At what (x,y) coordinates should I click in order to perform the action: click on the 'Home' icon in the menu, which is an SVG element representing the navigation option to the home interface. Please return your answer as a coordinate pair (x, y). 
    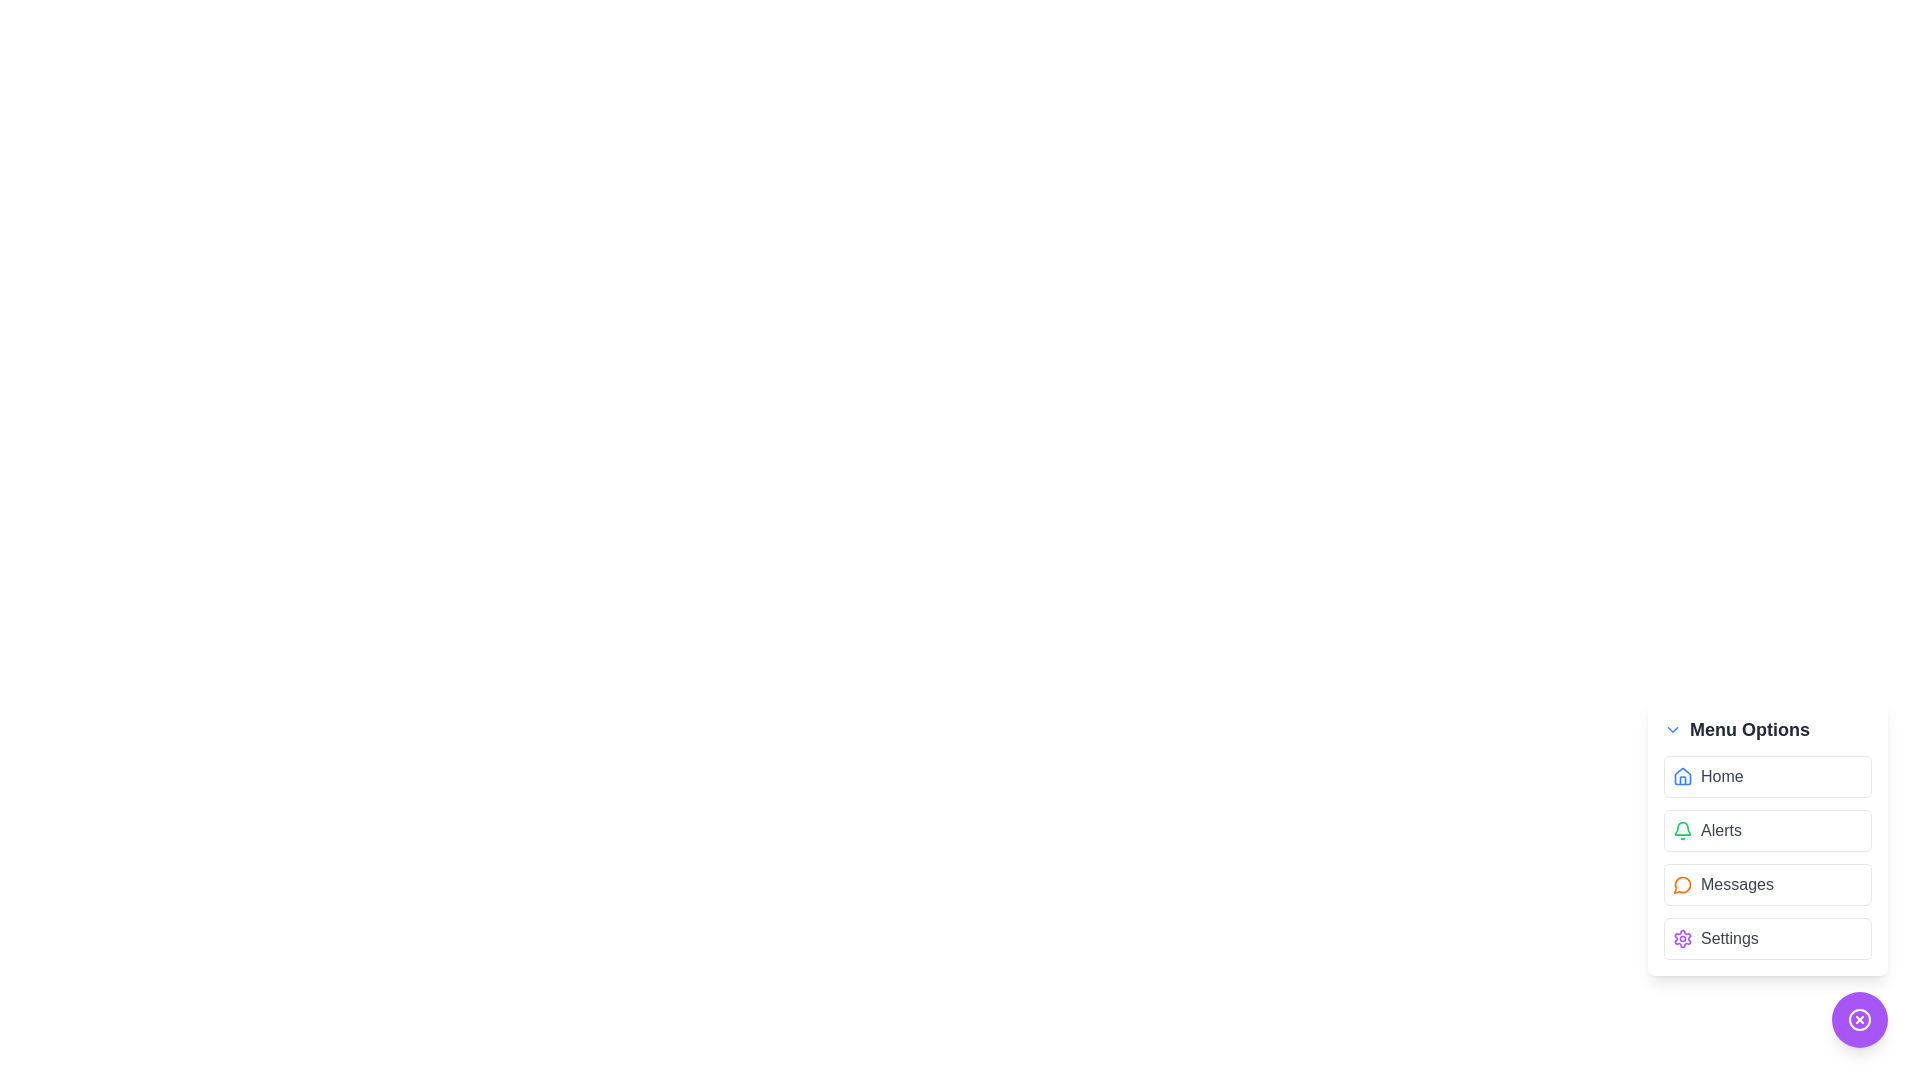
    Looking at the image, I should click on (1682, 775).